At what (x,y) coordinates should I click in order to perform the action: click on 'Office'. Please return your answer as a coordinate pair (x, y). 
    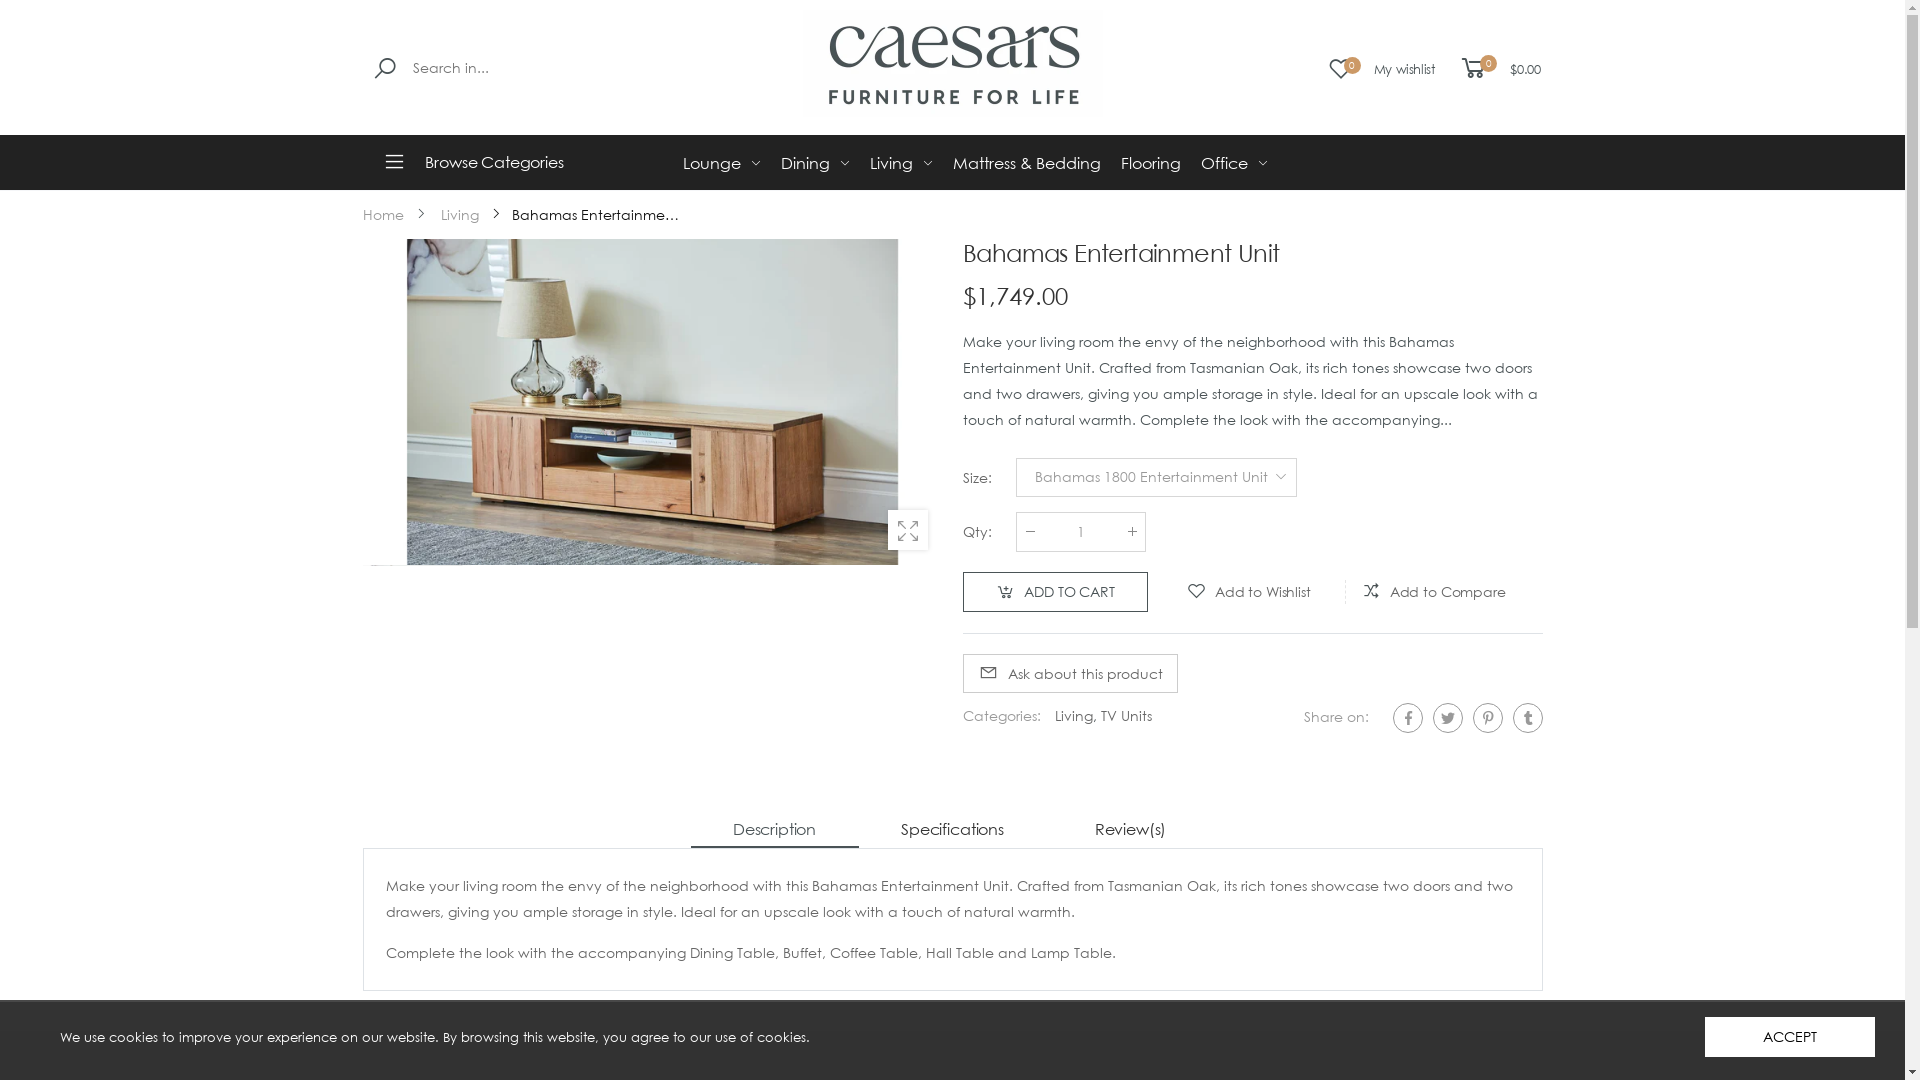
    Looking at the image, I should click on (1232, 161).